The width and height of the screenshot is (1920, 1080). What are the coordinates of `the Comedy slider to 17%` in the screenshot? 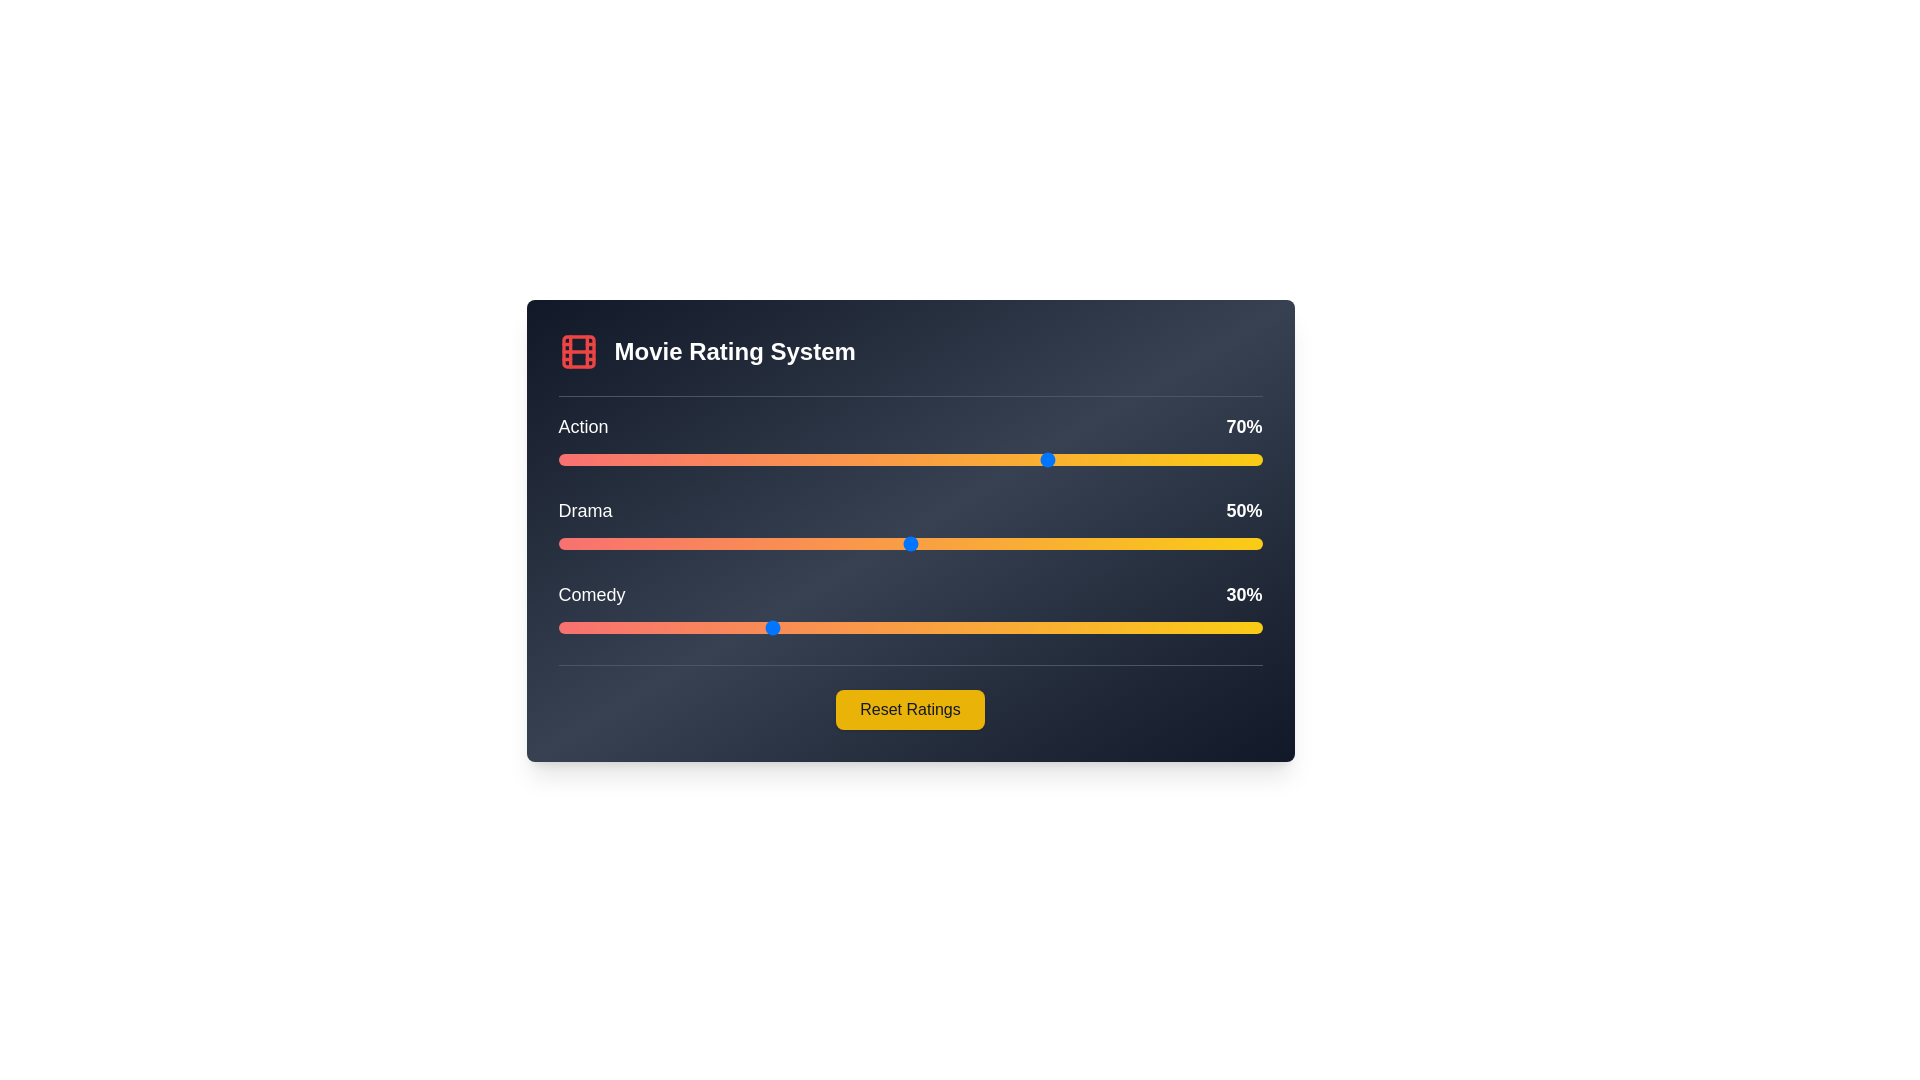 It's located at (678, 627).